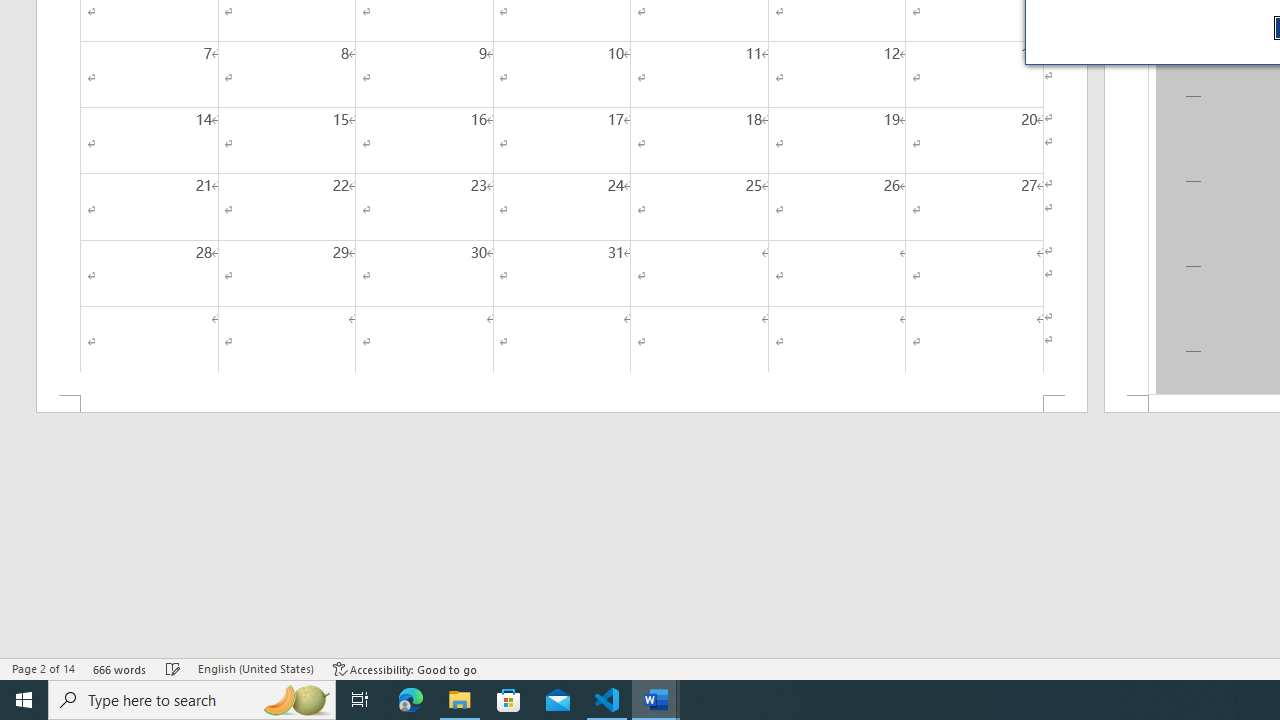 The image size is (1280, 720). I want to click on 'Task View', so click(359, 698).